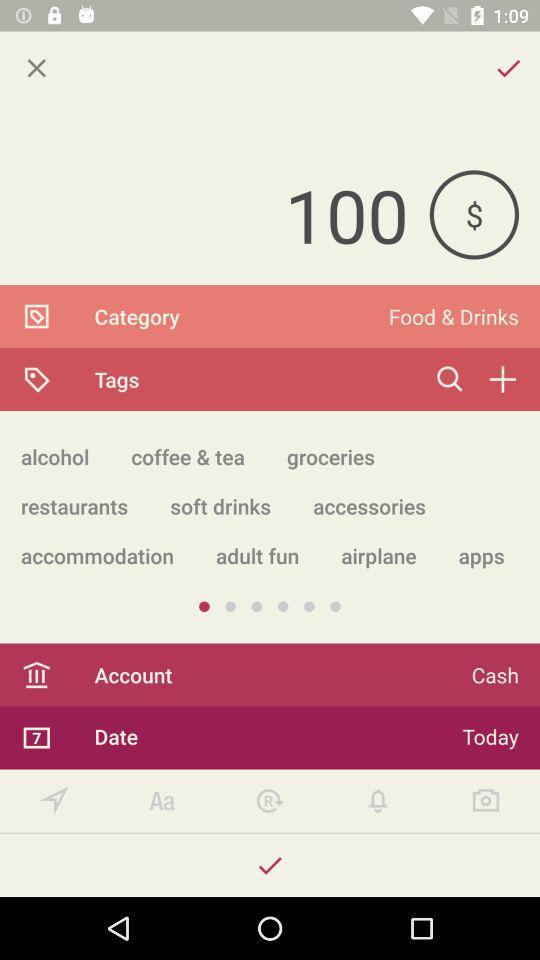 The height and width of the screenshot is (960, 540). Describe the element at coordinates (36, 68) in the screenshot. I see `window closeout` at that location.